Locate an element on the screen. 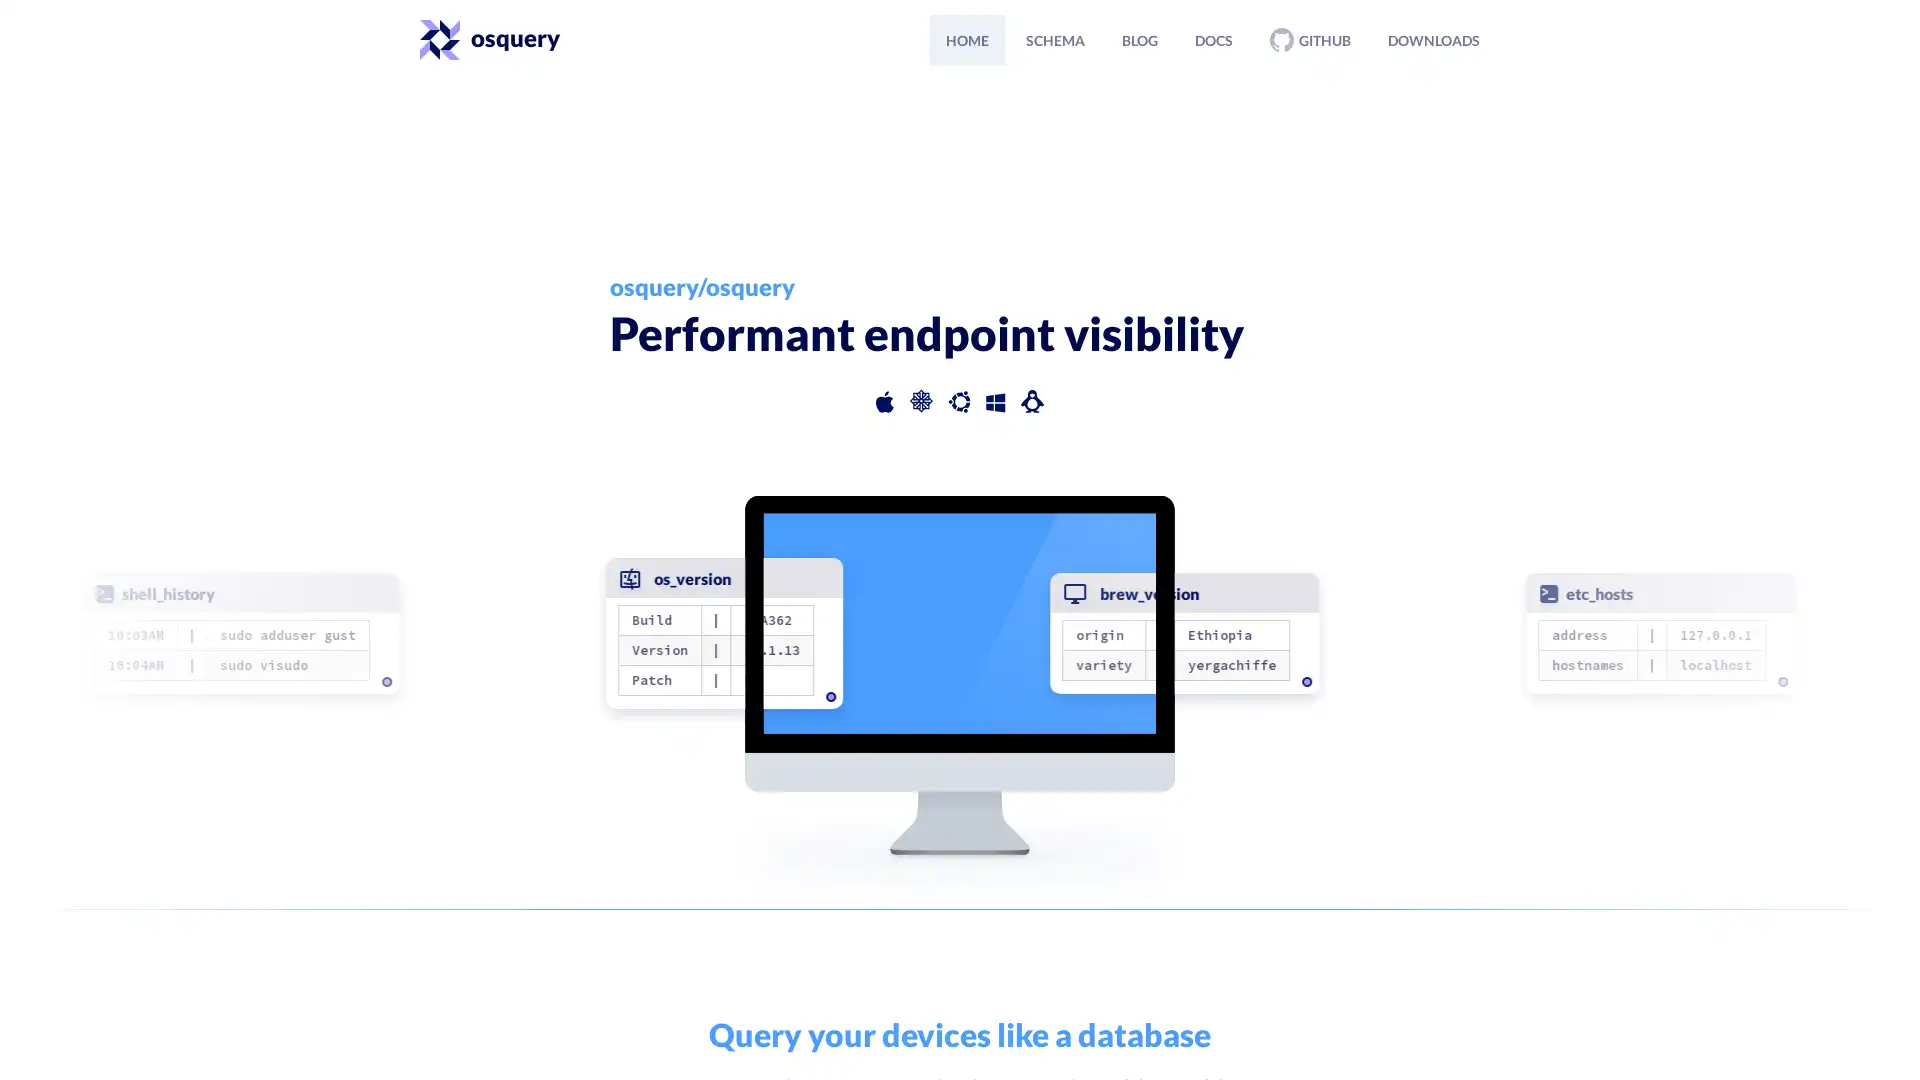 This screenshot has width=1920, height=1080. github-mark GITHUB is located at coordinates (1310, 39).